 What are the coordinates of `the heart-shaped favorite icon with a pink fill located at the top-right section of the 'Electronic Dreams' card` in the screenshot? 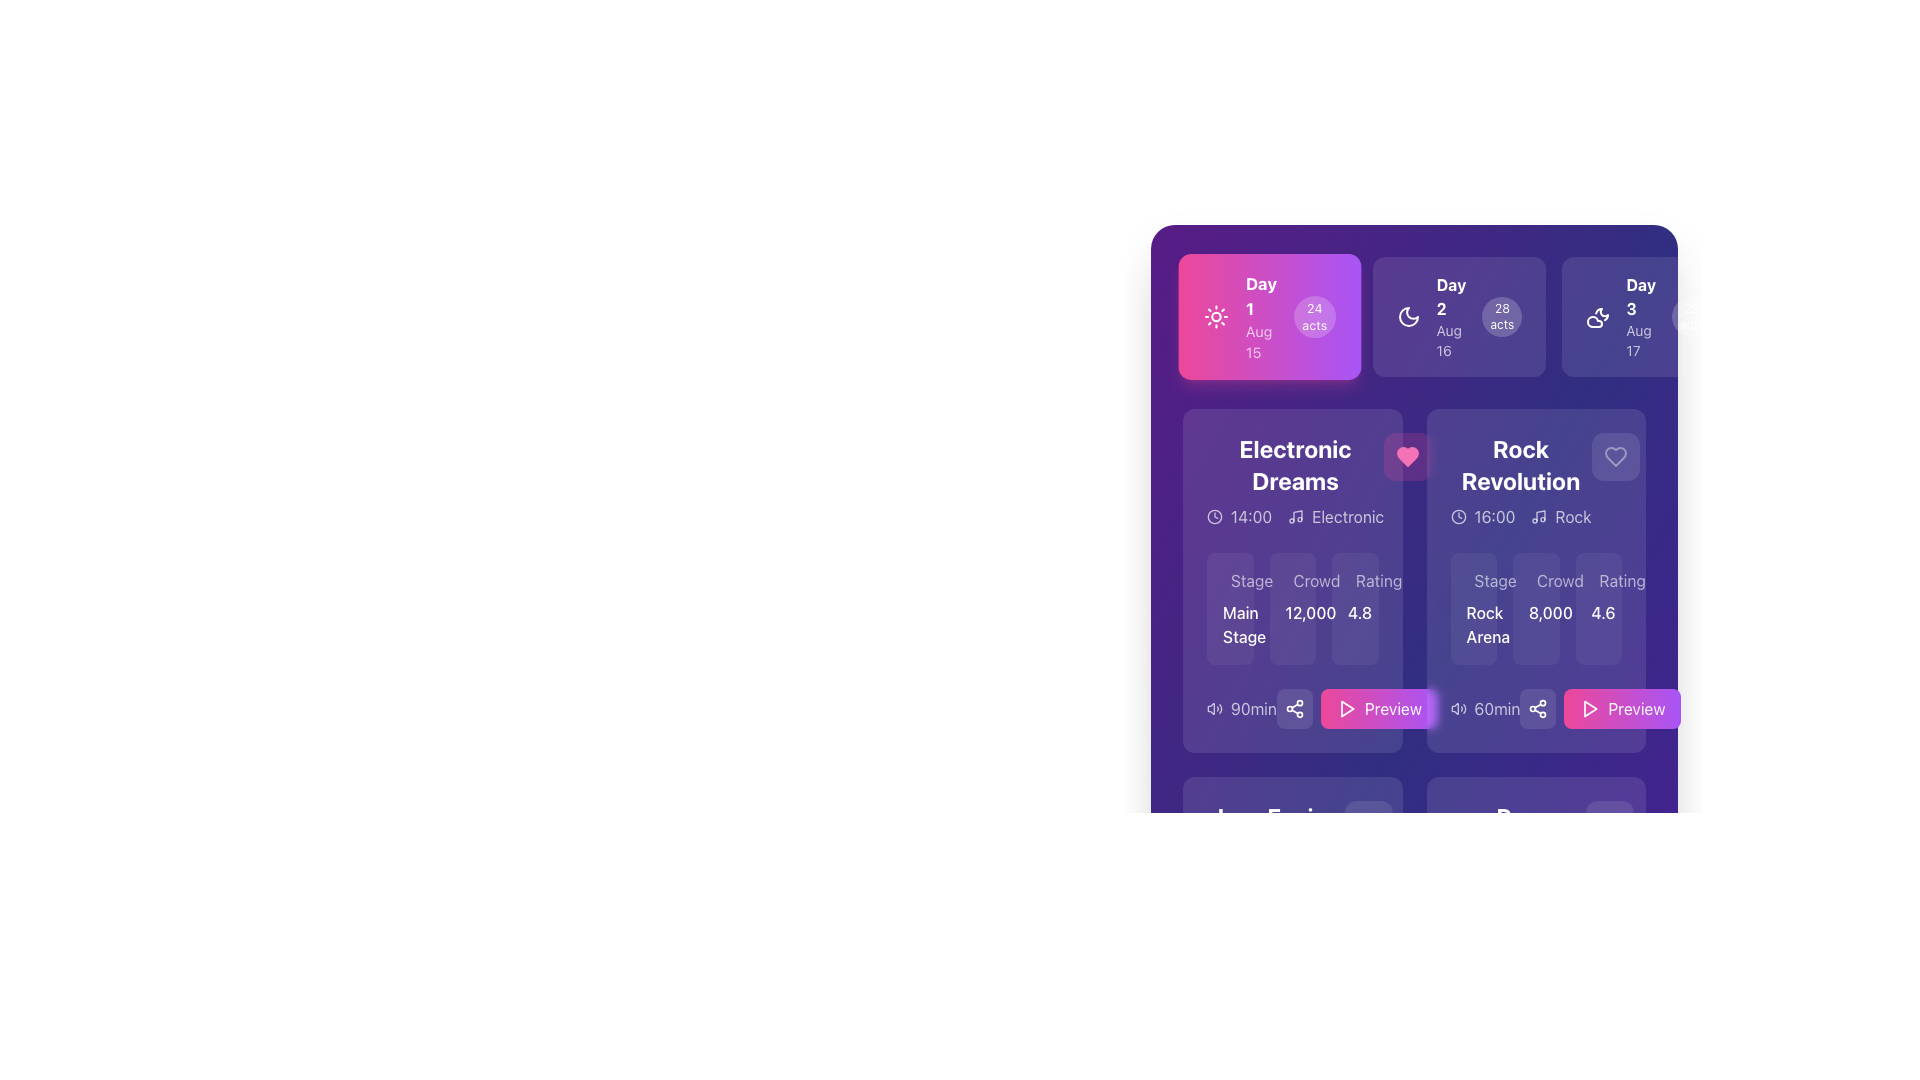 It's located at (1407, 456).